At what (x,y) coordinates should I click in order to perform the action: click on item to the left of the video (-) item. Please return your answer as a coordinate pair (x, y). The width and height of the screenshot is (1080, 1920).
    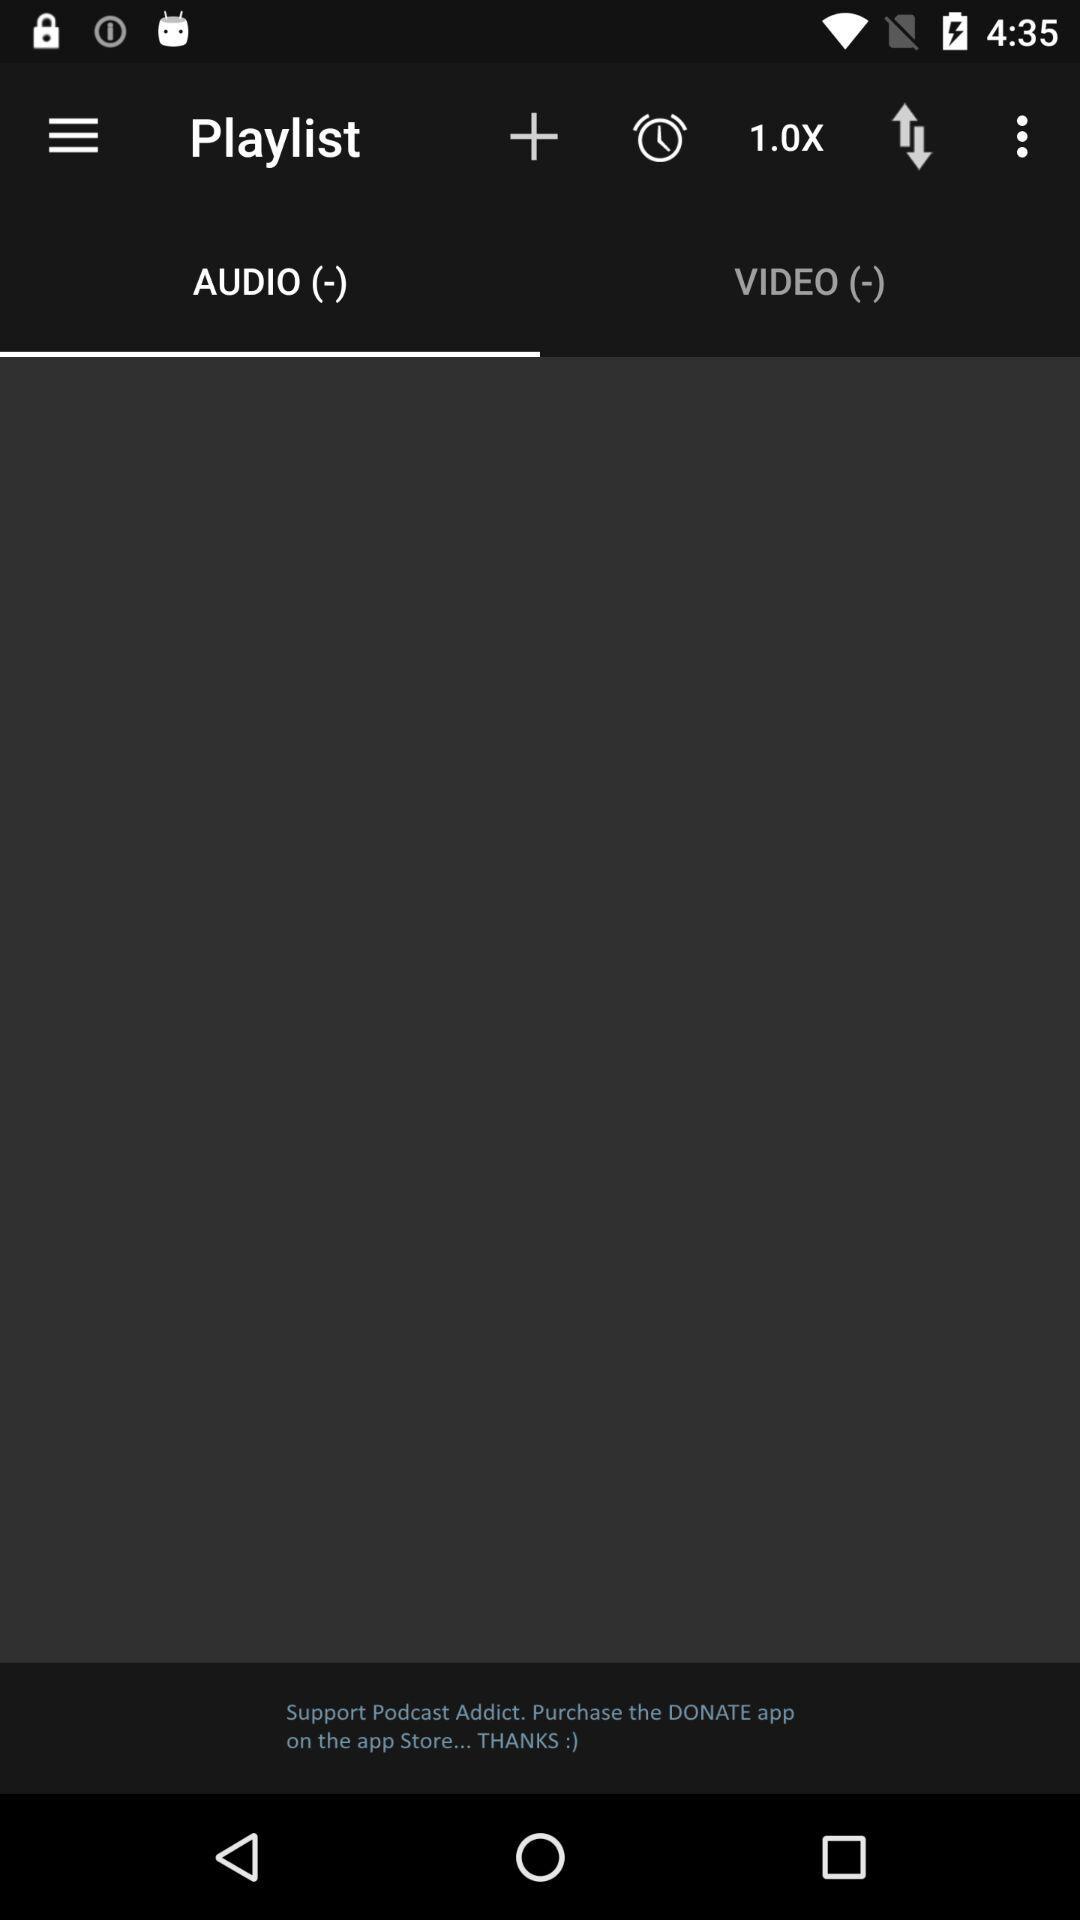
    Looking at the image, I should click on (270, 279).